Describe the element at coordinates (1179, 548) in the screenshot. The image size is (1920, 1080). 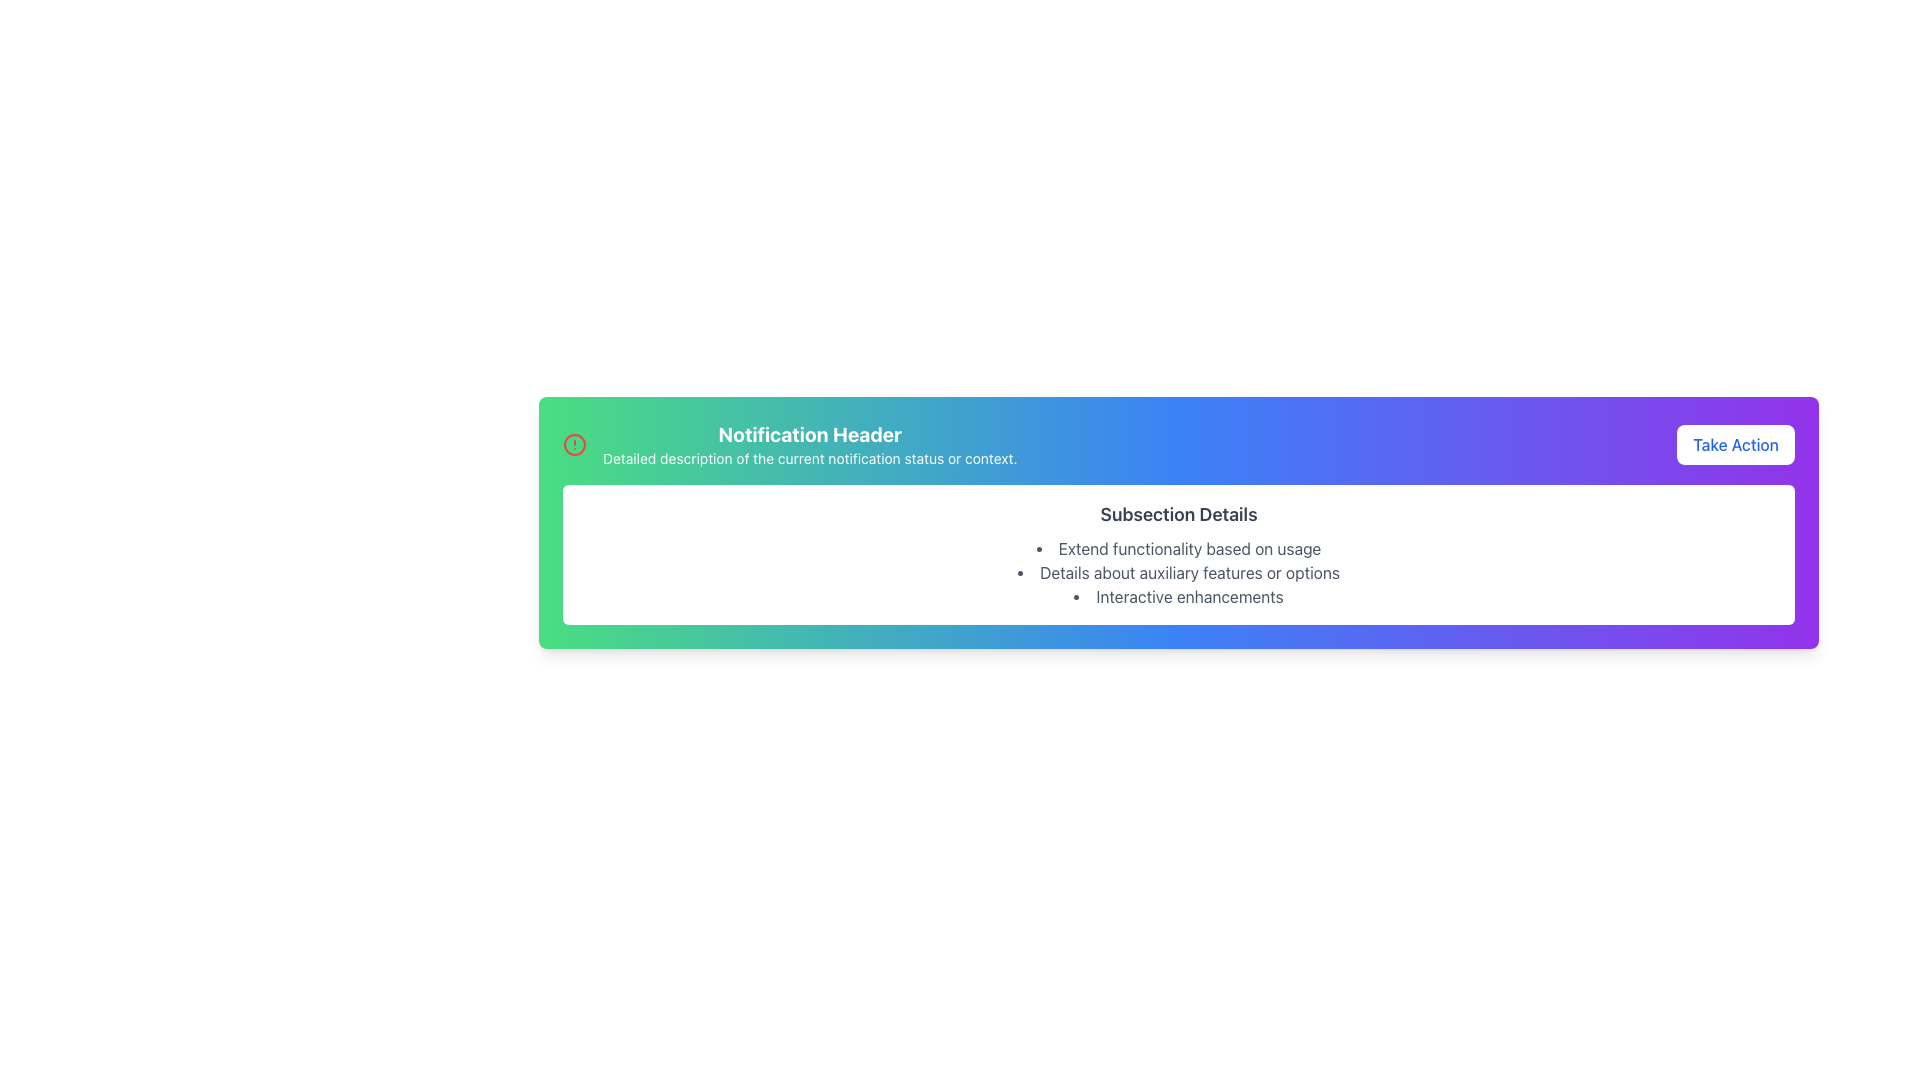
I see `the text element displaying the phrase 'Extend functionality based on usage', which is styled with a bullet point on its left and positioned as the first item in a bulleted list under the header 'Subsection Details'` at that location.